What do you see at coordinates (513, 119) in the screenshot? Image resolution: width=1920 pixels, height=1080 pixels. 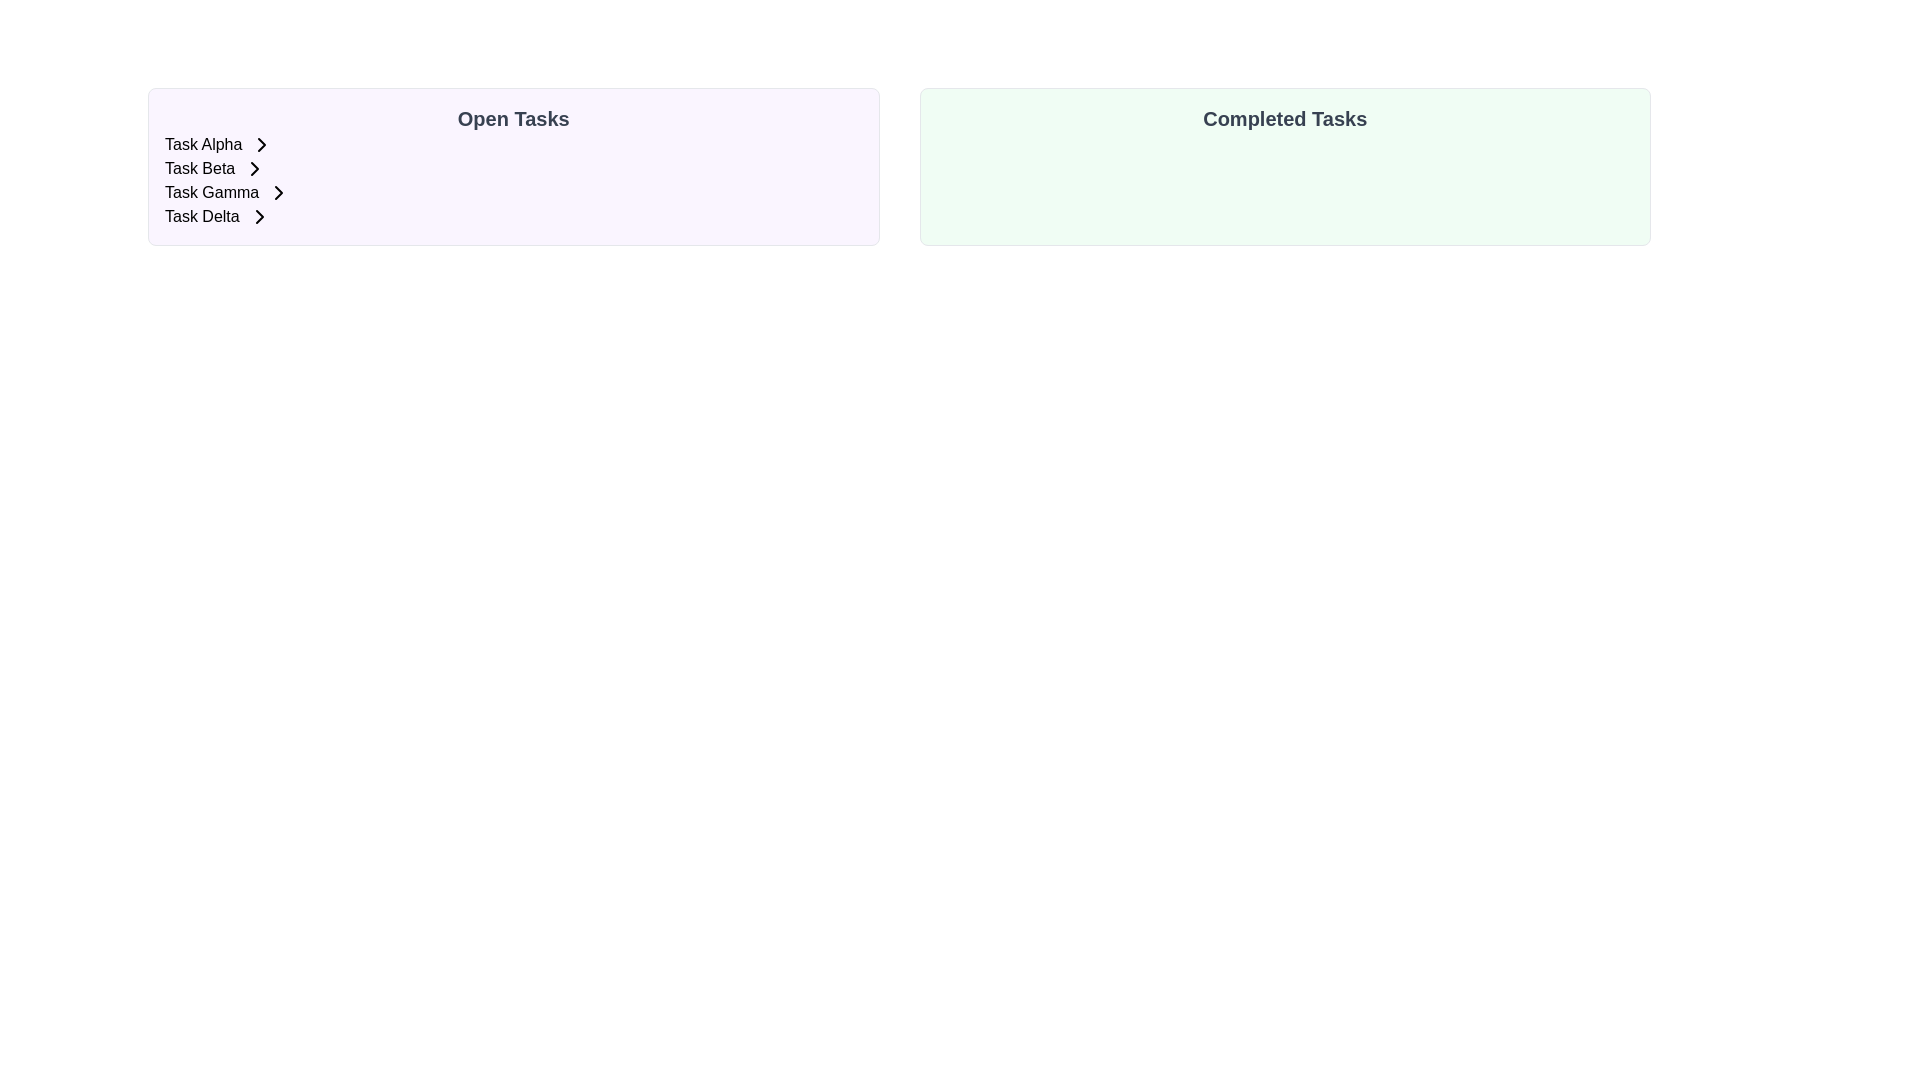 I see `the 'Open Tasks' header to inspect its contents` at bounding box center [513, 119].